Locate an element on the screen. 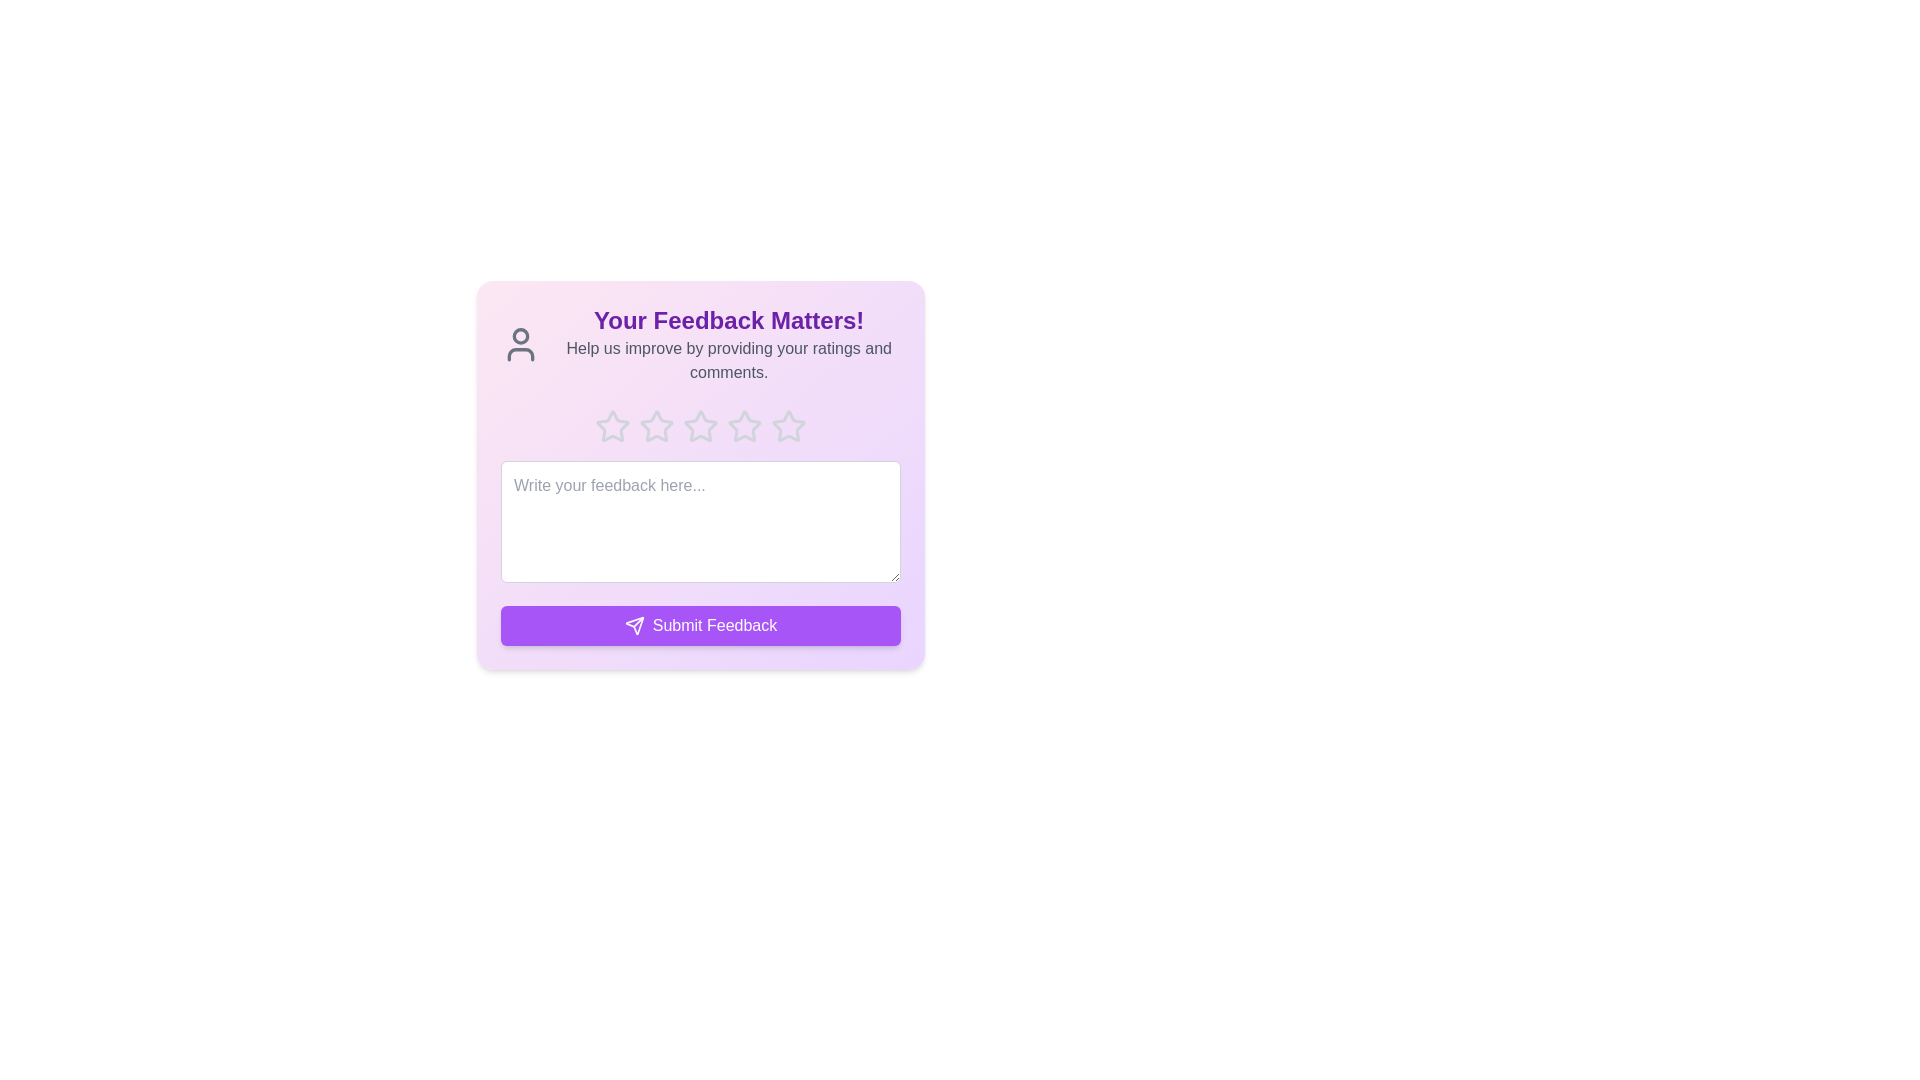 This screenshot has width=1920, height=1080. the star corresponding to 2 to preview the rating is located at coordinates (657, 426).